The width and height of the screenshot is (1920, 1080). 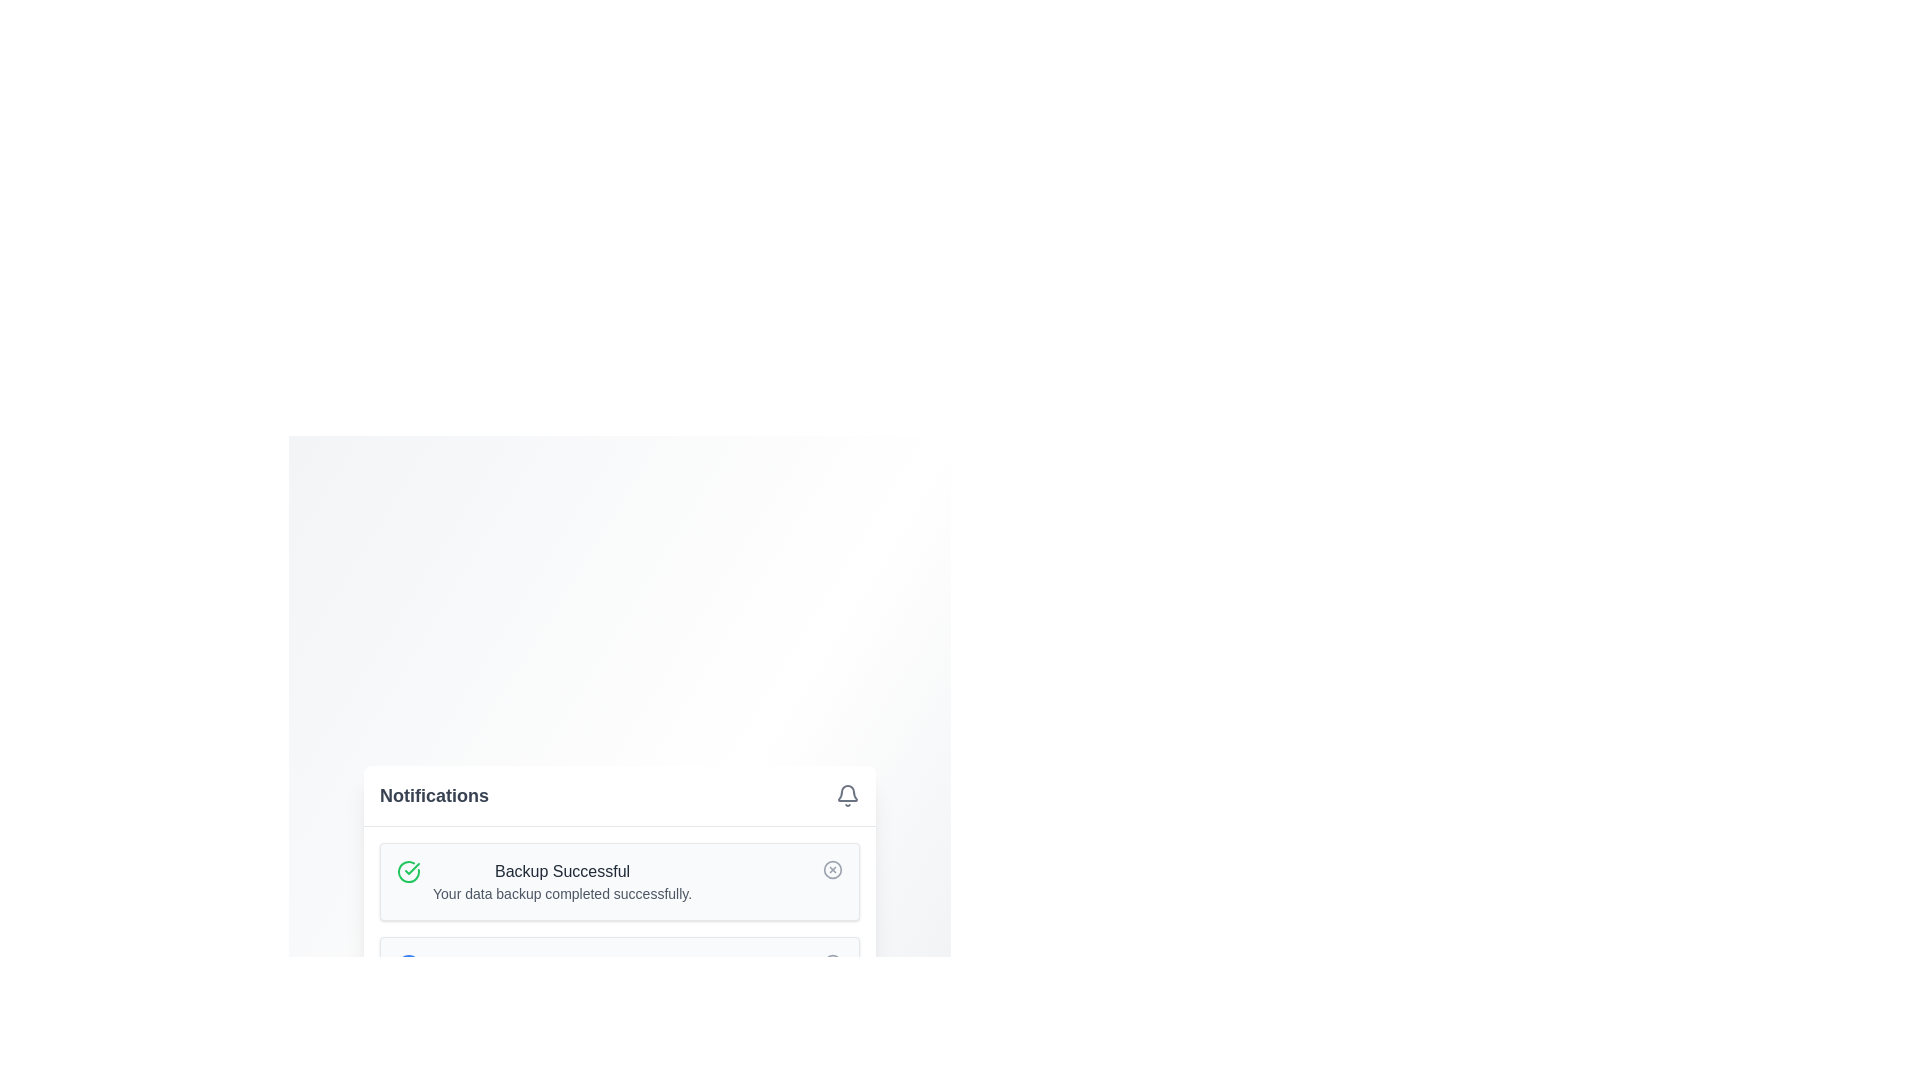 What do you see at coordinates (561, 881) in the screenshot?
I see `the notification text block displaying 'Backup Successful' and its description 'Your data backup completed successfully.'` at bounding box center [561, 881].